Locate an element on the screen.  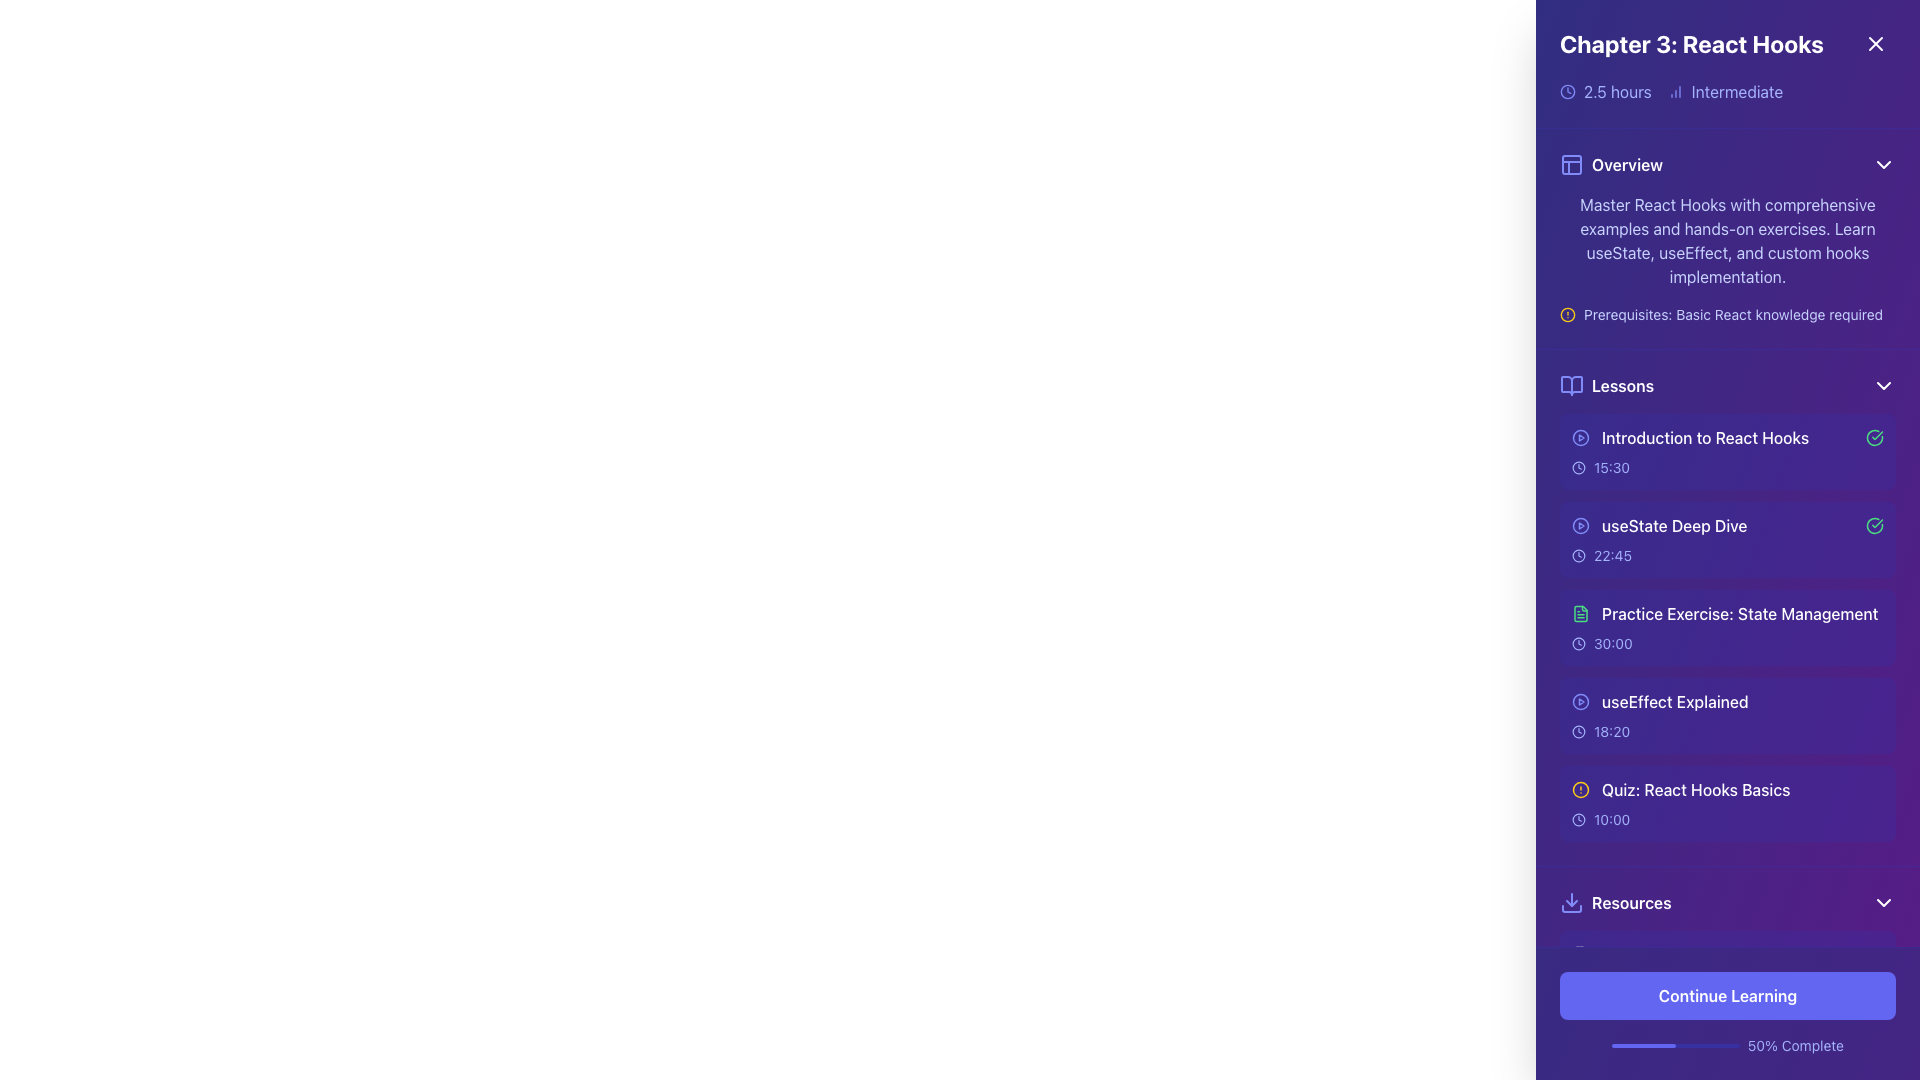
the 'Lessons' icon, which visually represents the 'Lessons' section and is located to the left of the 'Lessons' label in the section header is located at coordinates (1570, 385).